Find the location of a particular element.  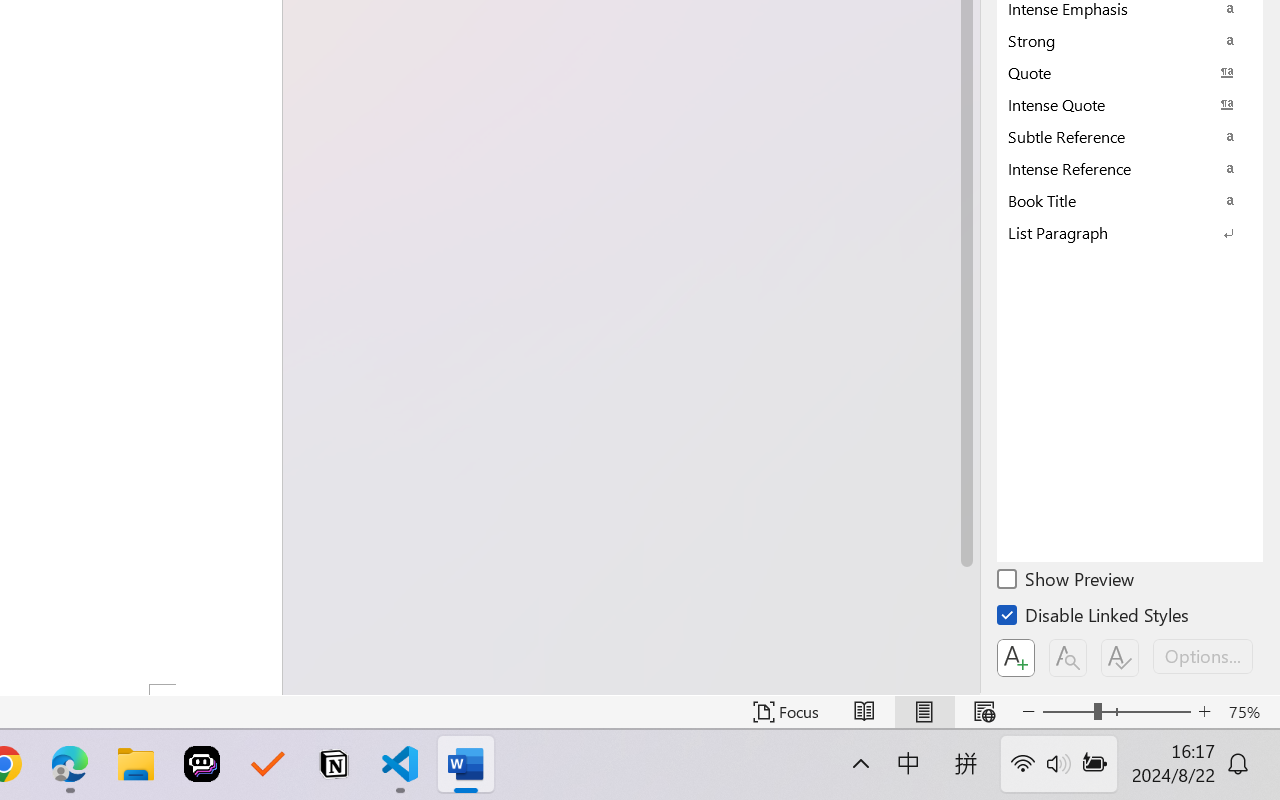

'Quote' is located at coordinates (1130, 72).